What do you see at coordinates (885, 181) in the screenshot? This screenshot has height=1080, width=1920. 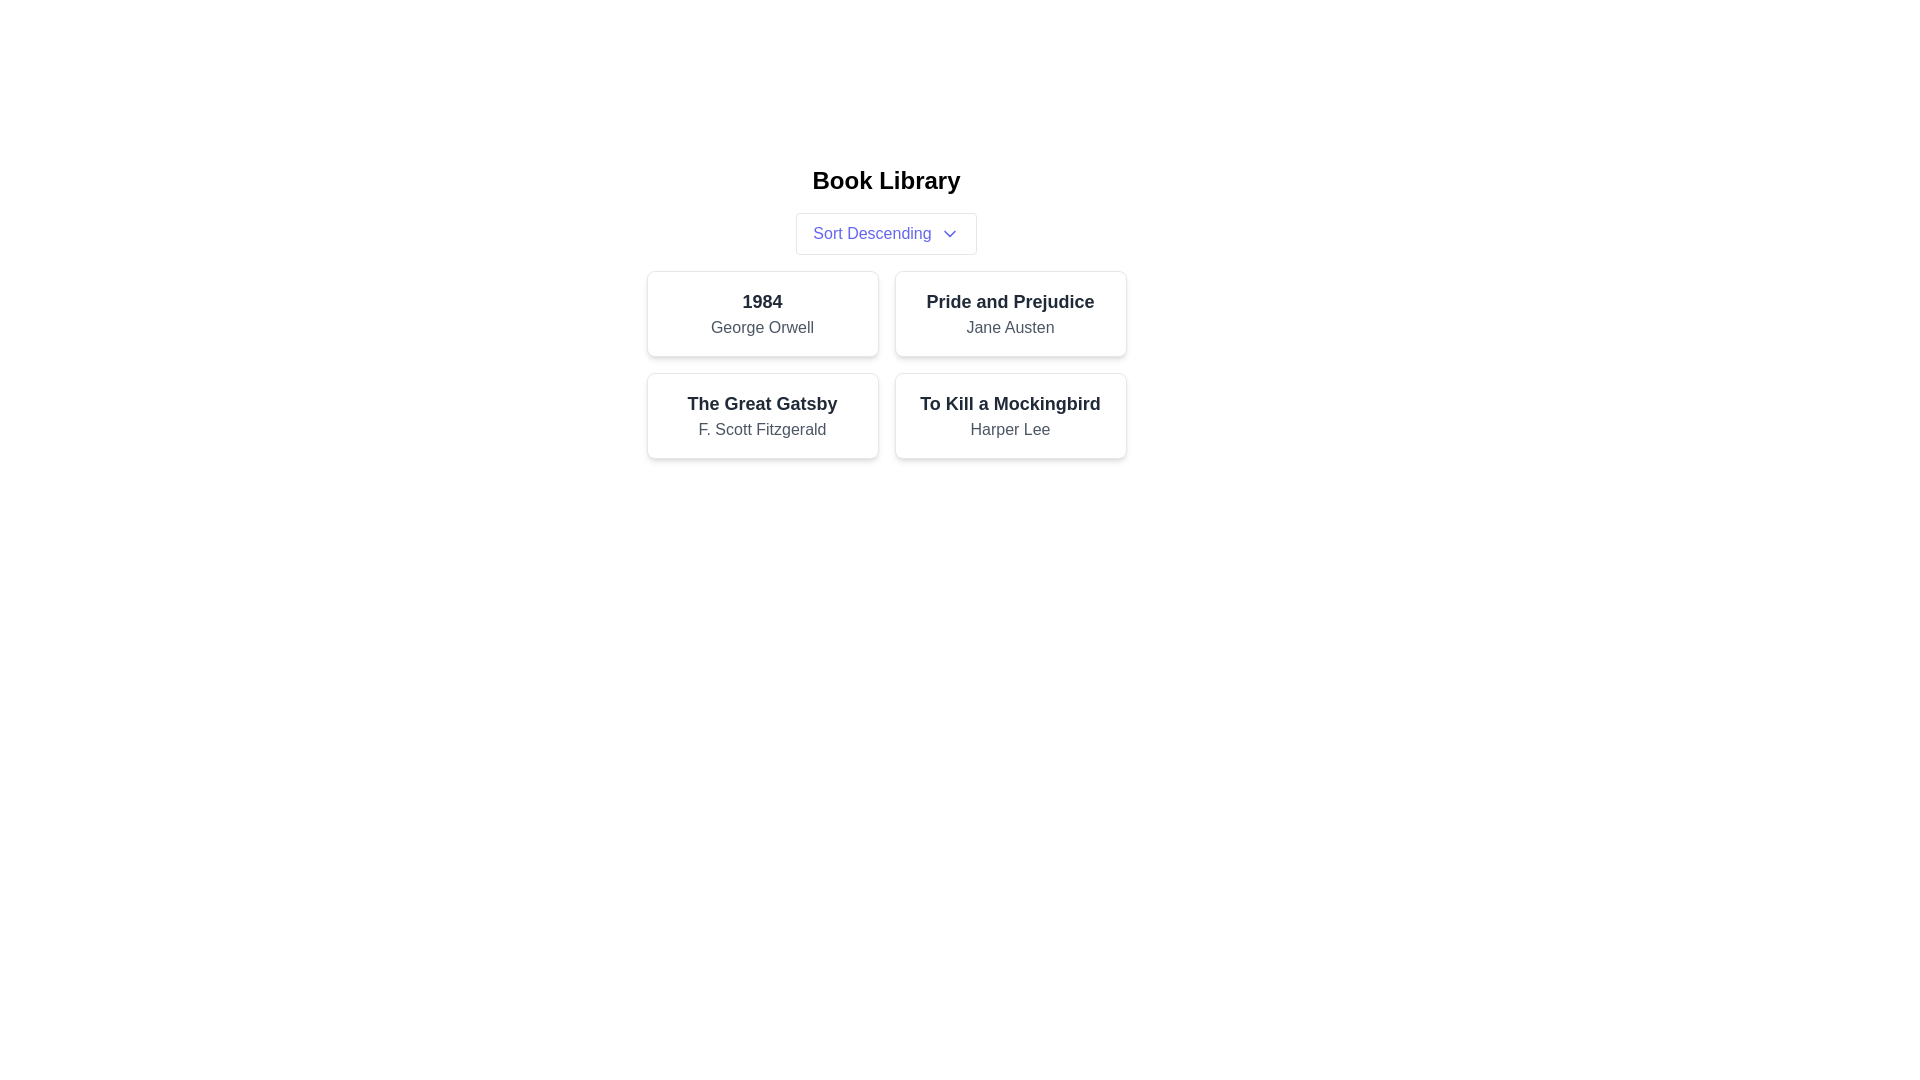 I see `the header text element that indicates the primary context of the book library, located just above the 'Sort Descending' button` at bounding box center [885, 181].